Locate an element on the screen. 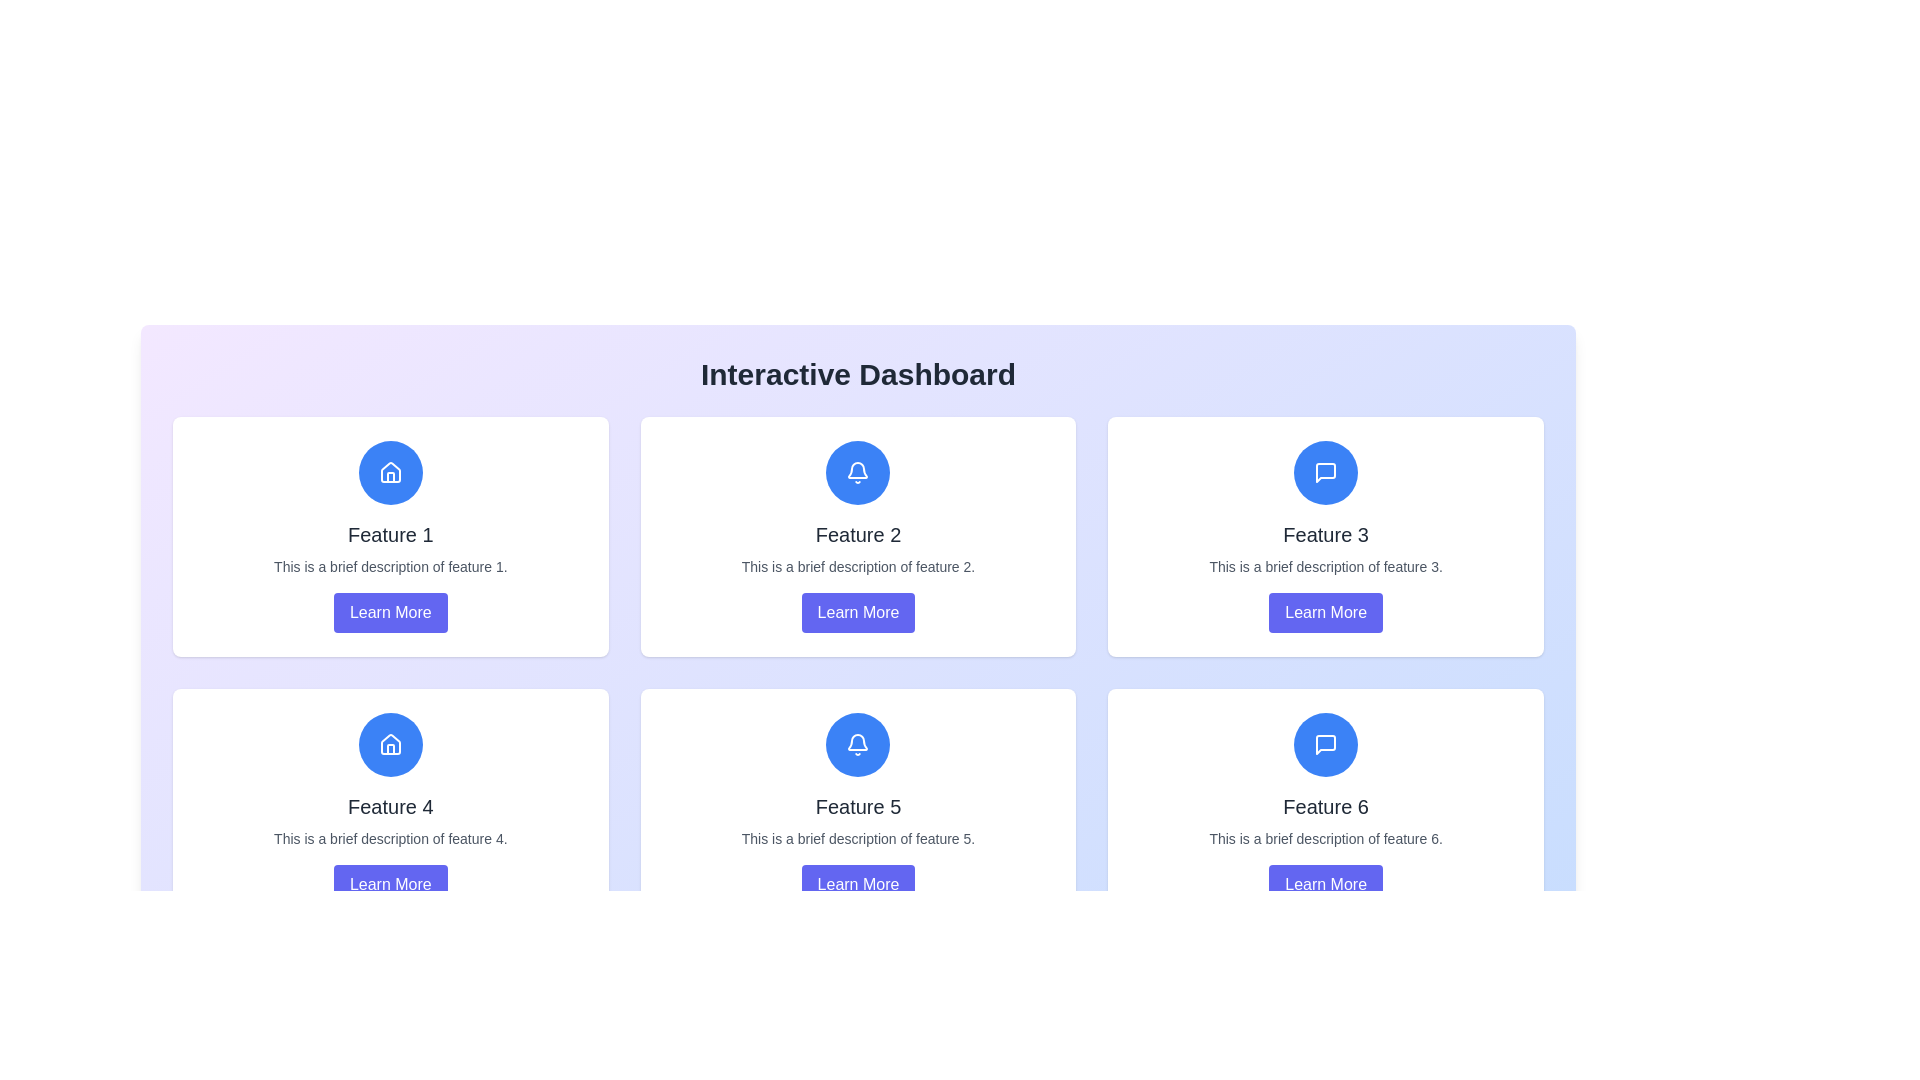 This screenshot has height=1080, width=1920. the 'Learn More' button, which is a rectangular button with white text on an indigo blue background, located within the 'Feature 5' card layout is located at coordinates (858, 883).